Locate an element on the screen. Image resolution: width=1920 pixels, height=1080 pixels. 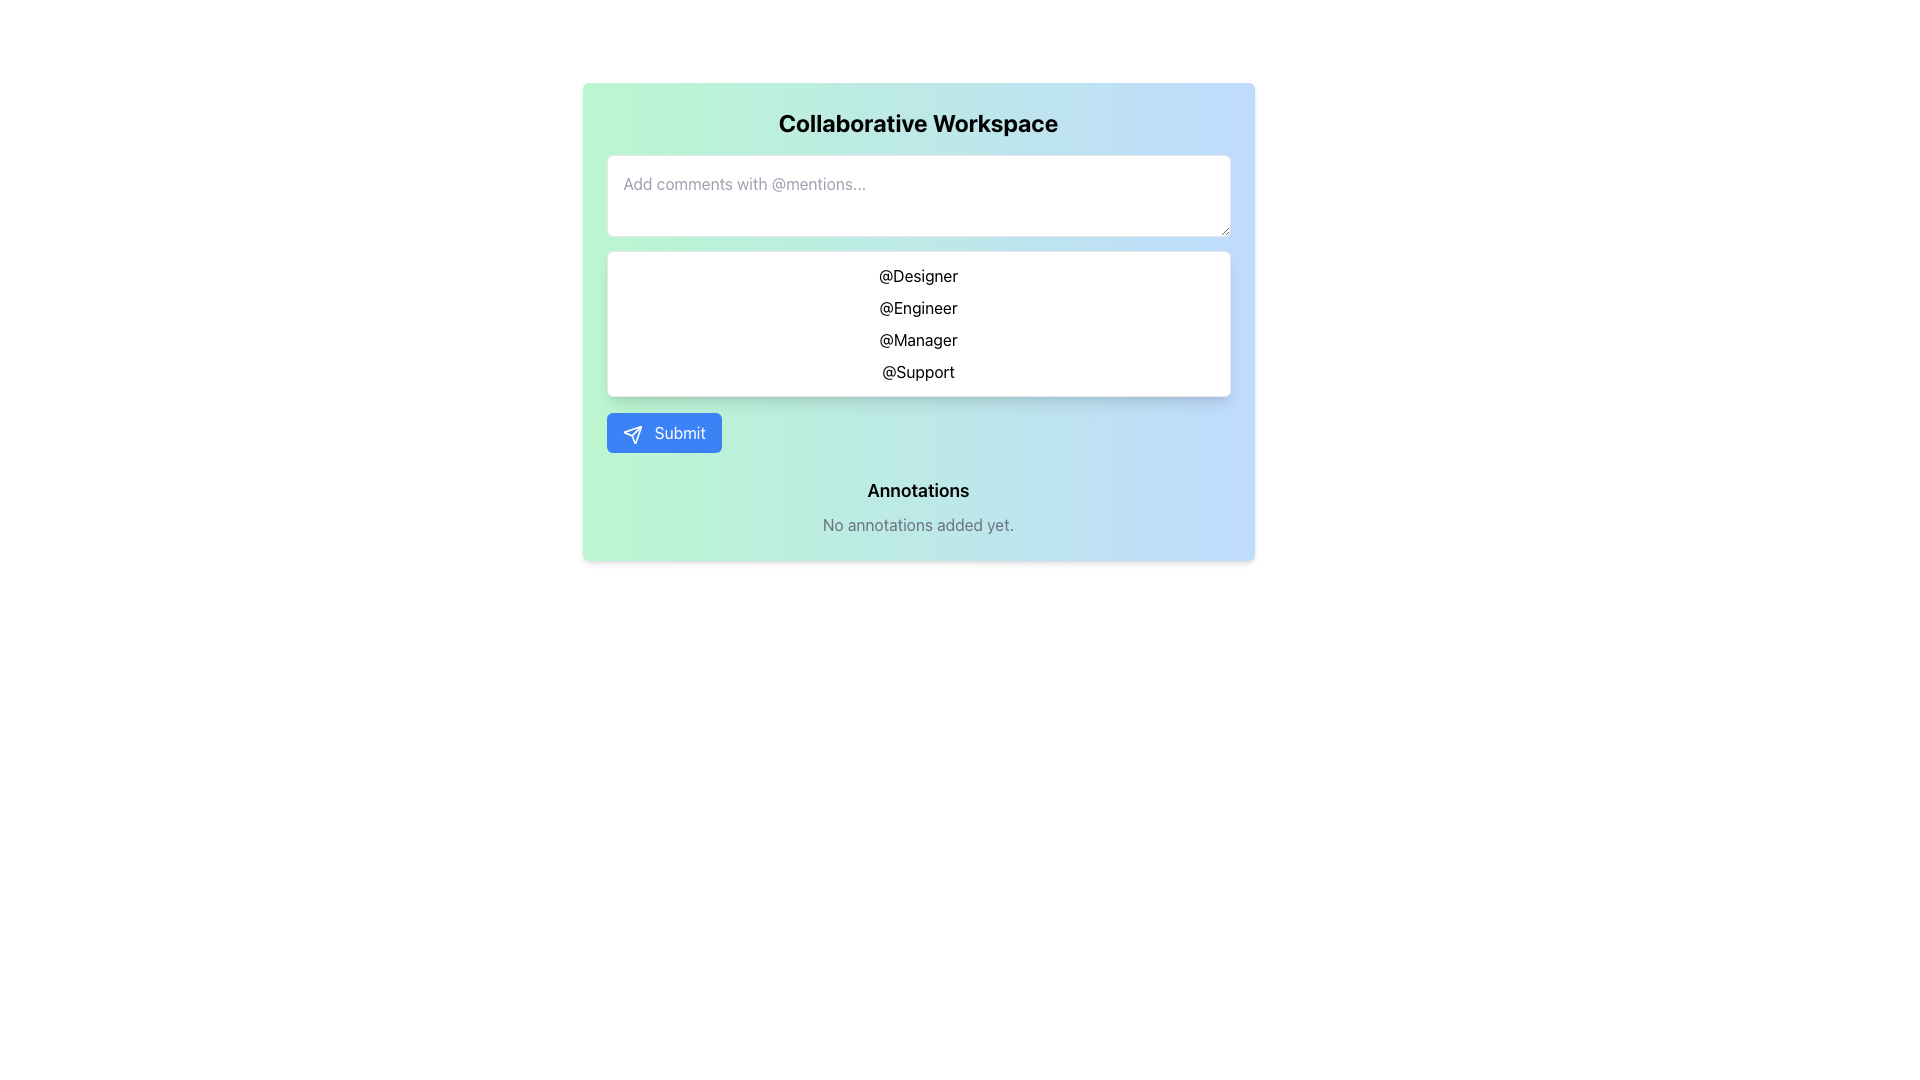
the first list entry displaying '@Designer' is located at coordinates (917, 276).